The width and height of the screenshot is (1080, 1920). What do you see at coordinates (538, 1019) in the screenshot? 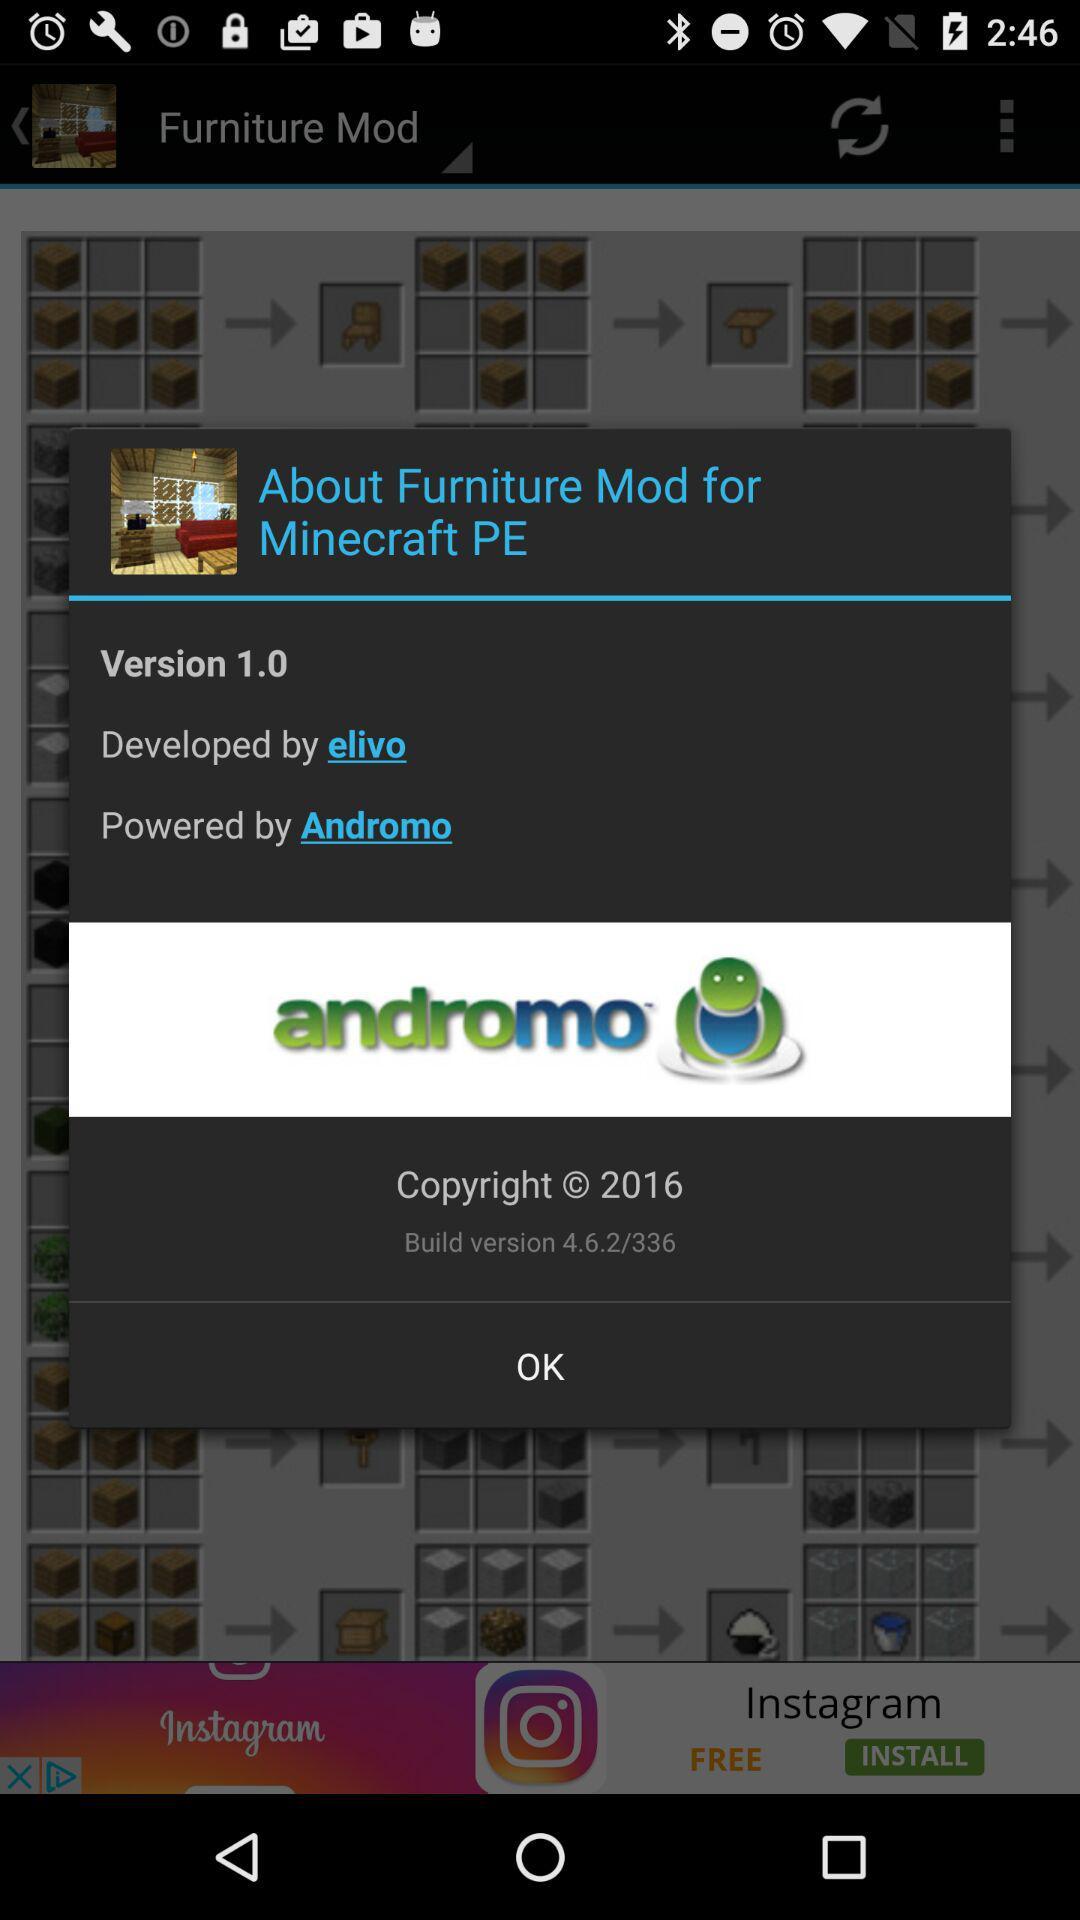
I see `the app below powered by andromo app` at bounding box center [538, 1019].